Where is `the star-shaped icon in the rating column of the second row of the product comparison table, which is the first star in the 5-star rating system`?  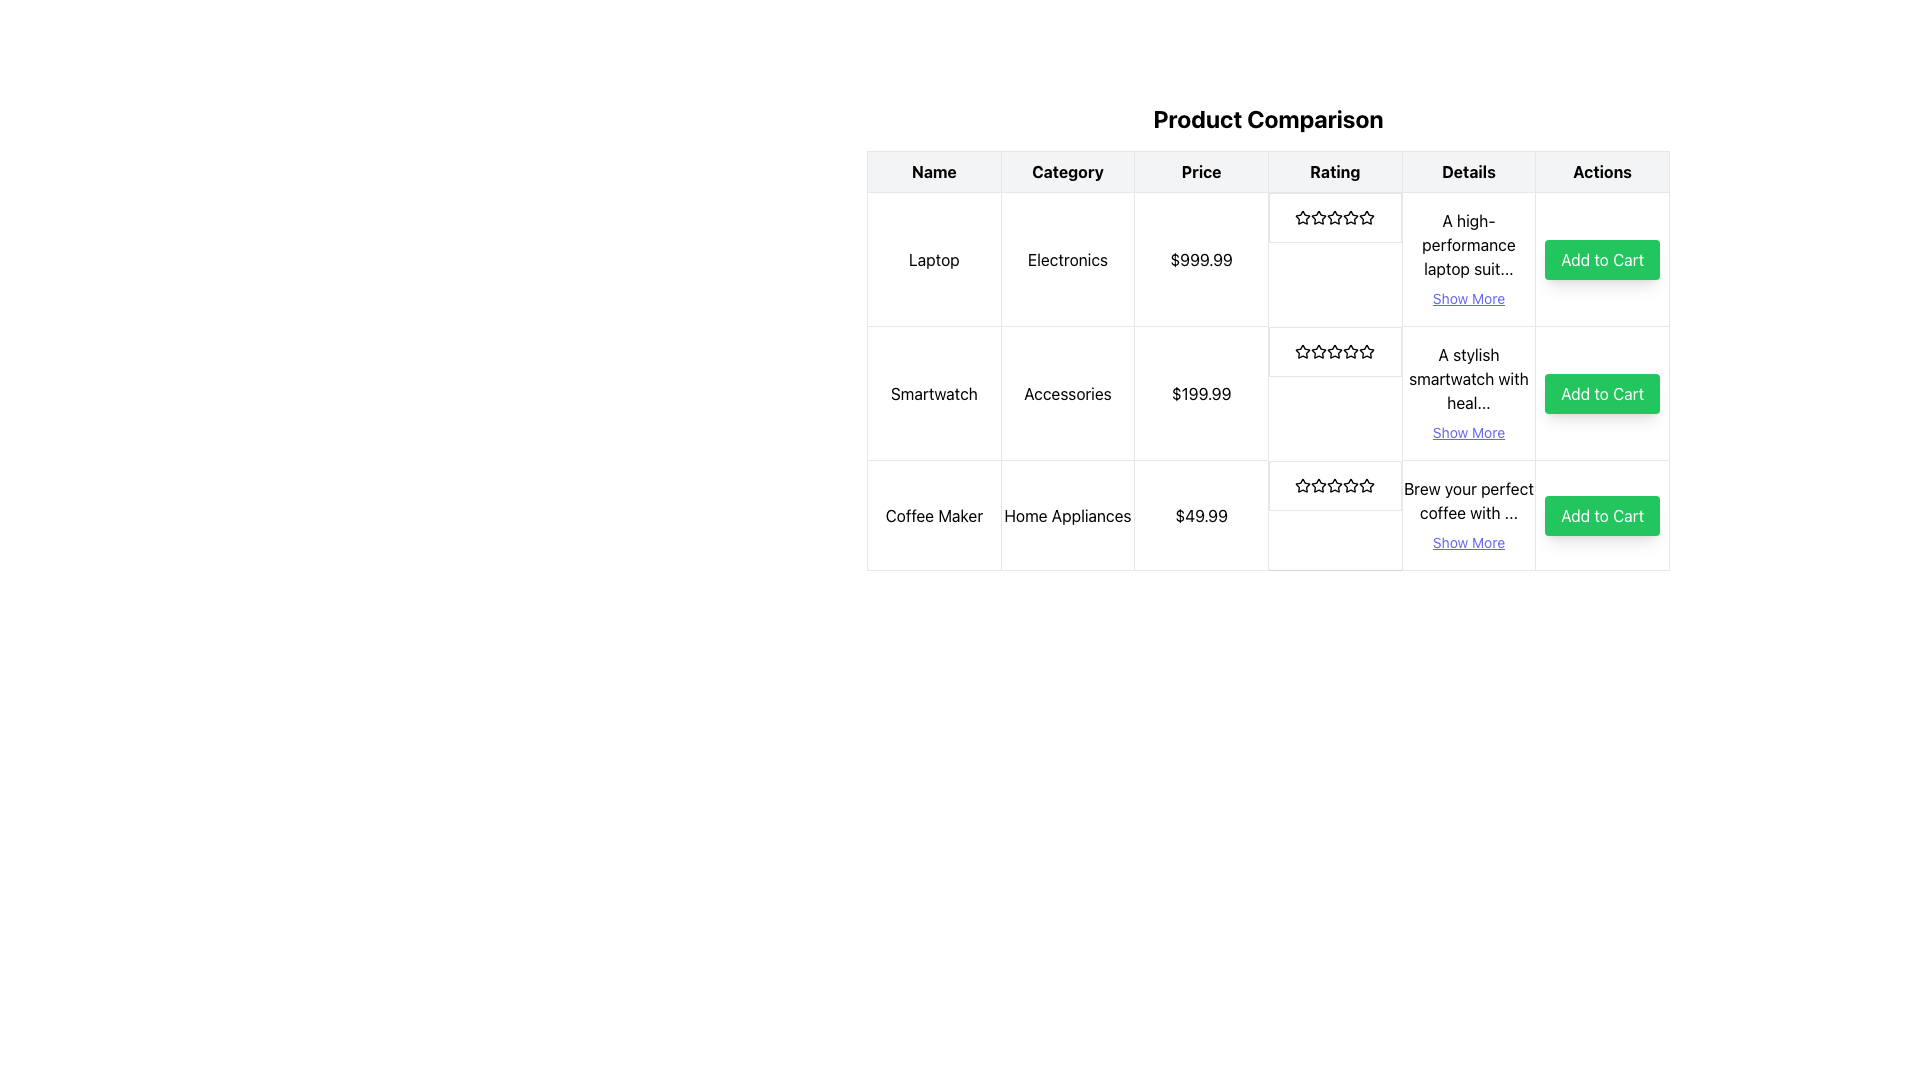 the star-shaped icon in the rating column of the second row of the product comparison table, which is the first star in the 5-star rating system is located at coordinates (1303, 350).